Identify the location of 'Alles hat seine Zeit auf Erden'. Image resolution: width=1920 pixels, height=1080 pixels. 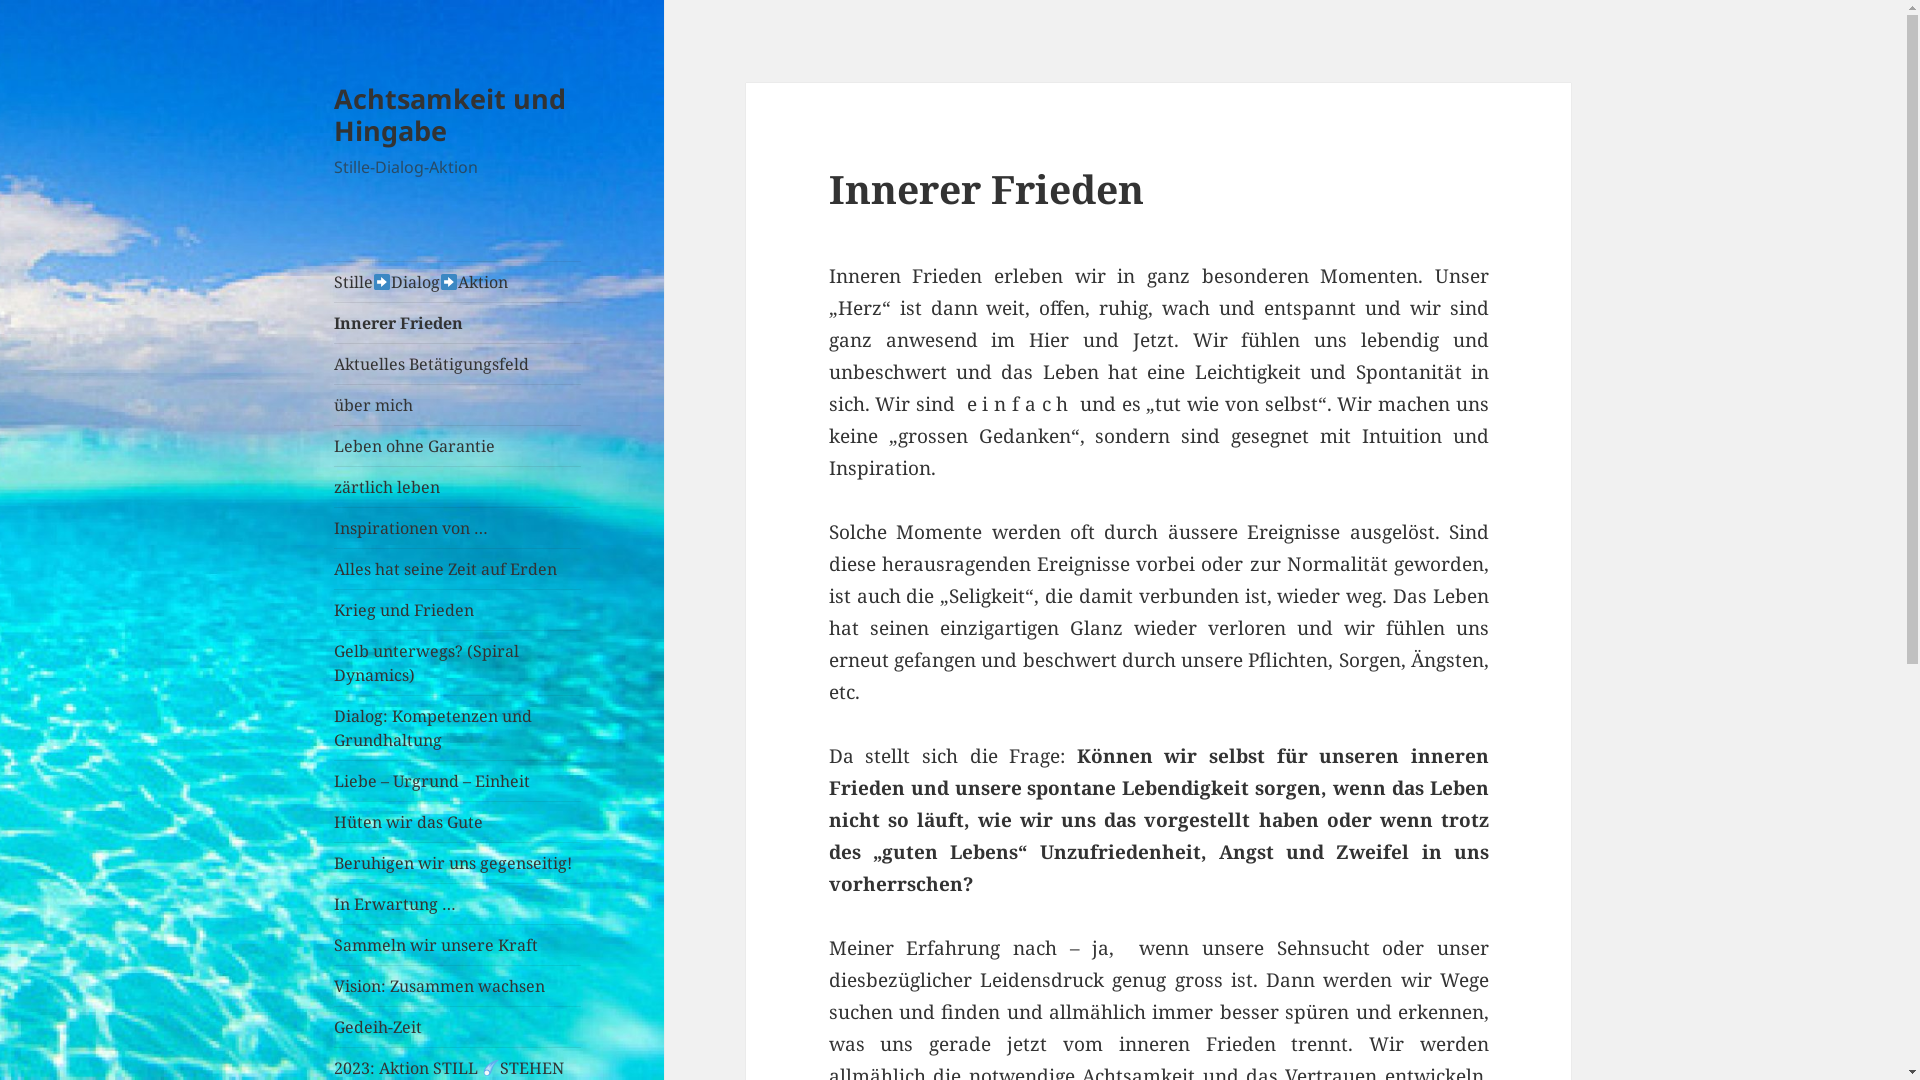
(334, 569).